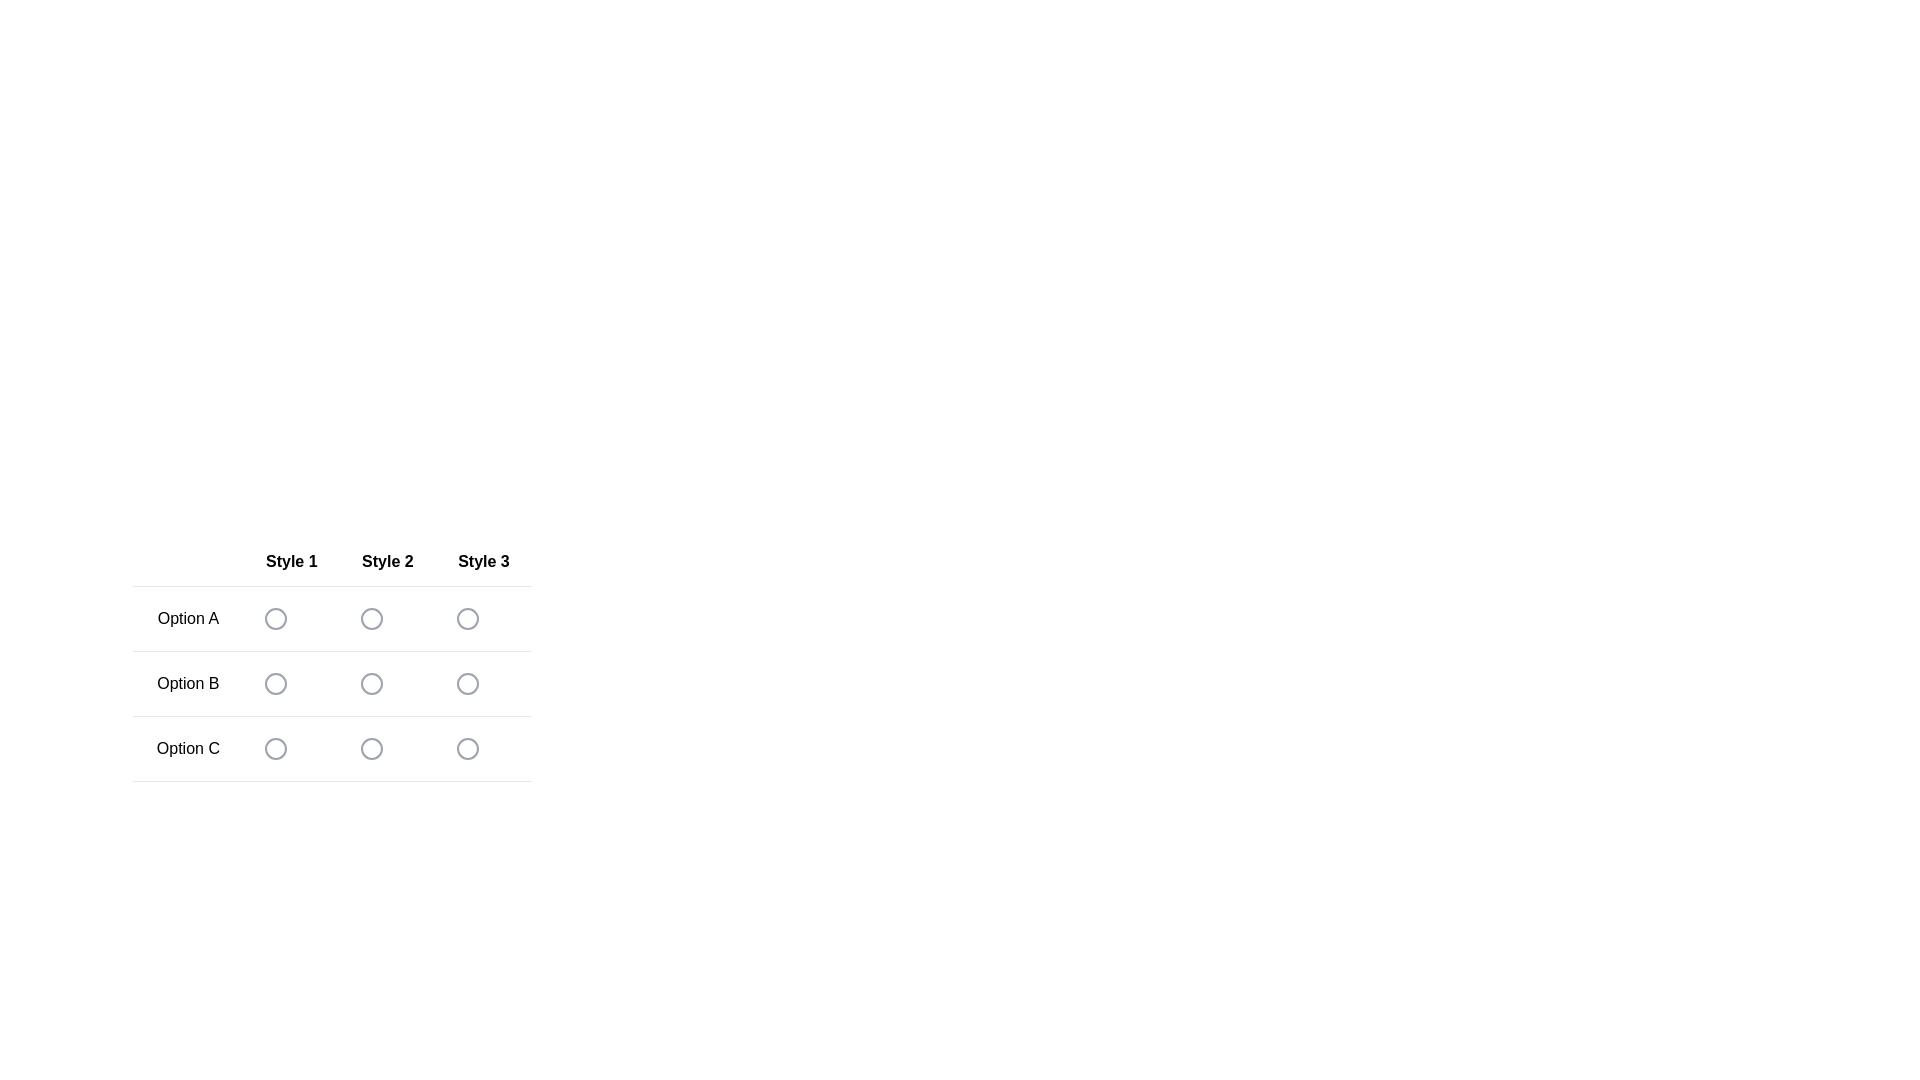 The image size is (1920, 1080). Describe the element at coordinates (484, 682) in the screenshot. I see `the radio button for Option B, Style 3` at that location.